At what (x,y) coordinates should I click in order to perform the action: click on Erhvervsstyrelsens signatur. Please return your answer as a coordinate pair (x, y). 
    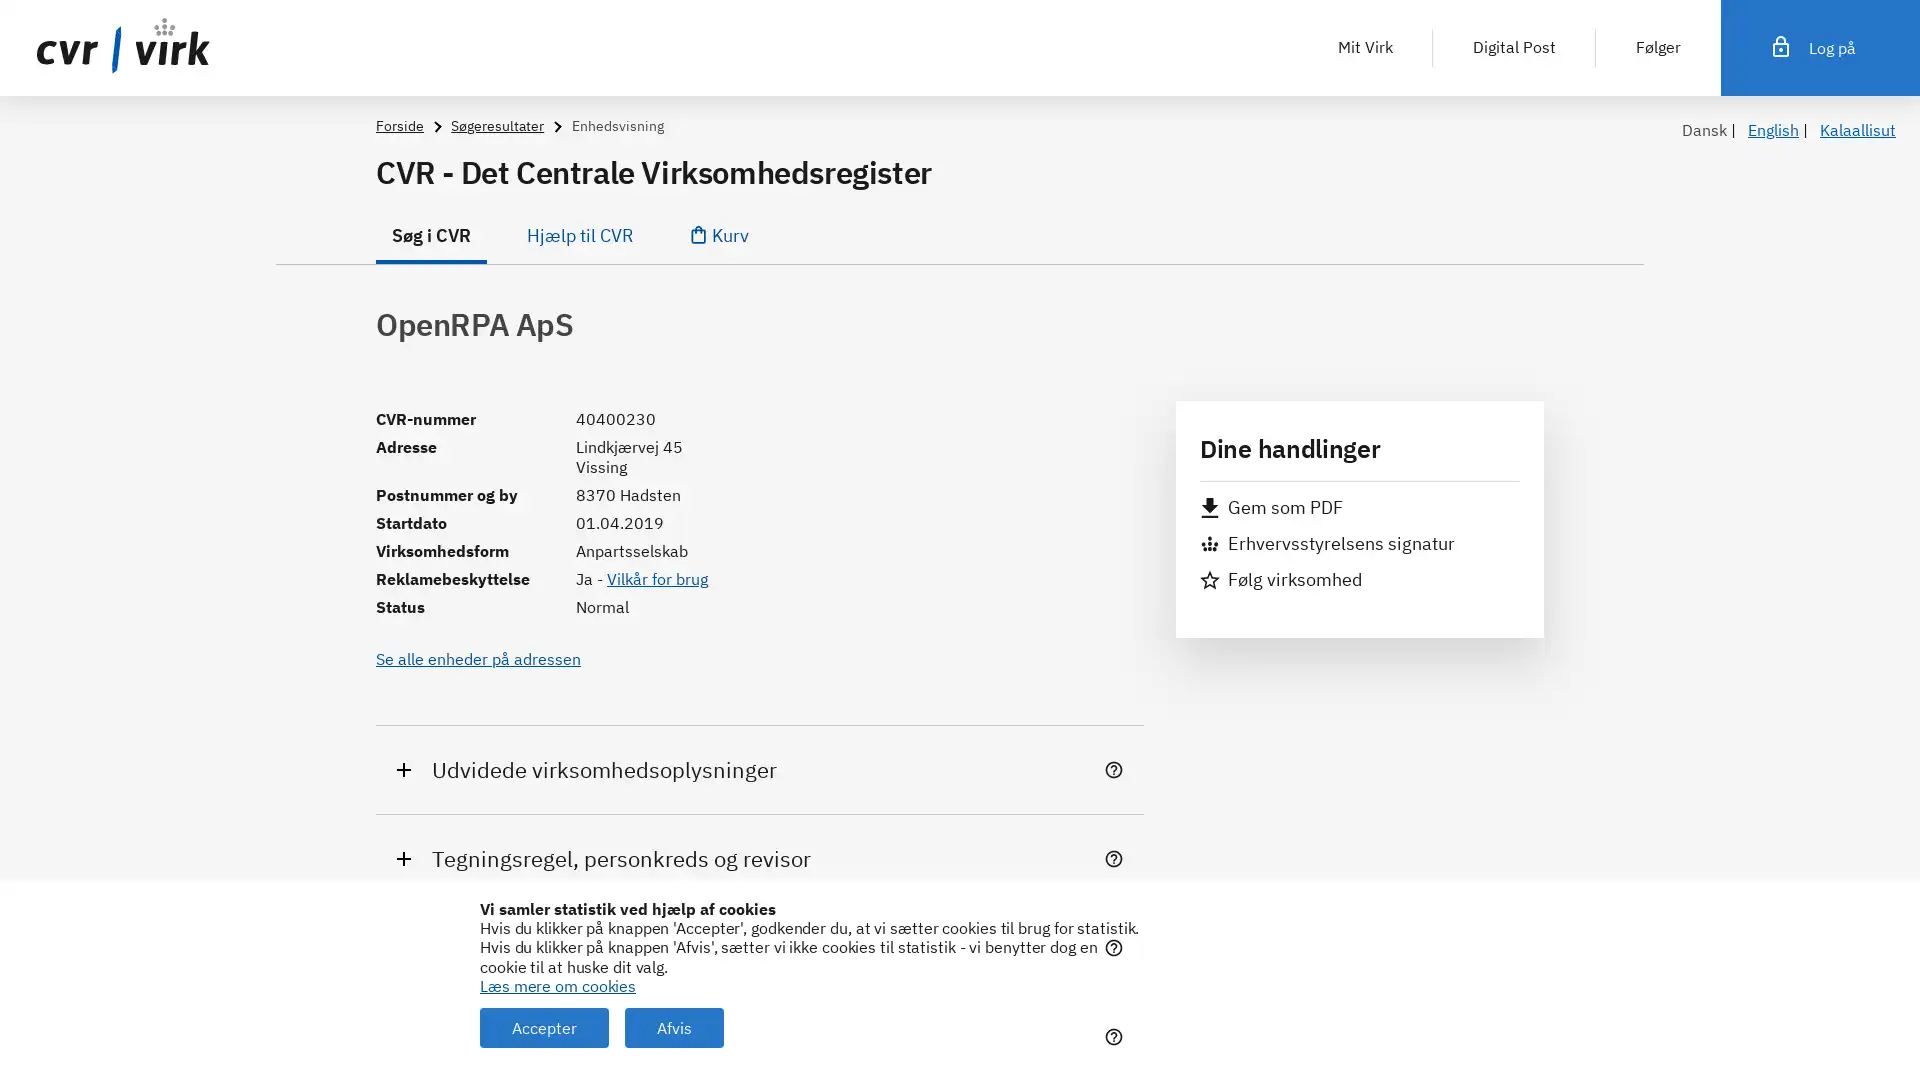
    Looking at the image, I should click on (1327, 543).